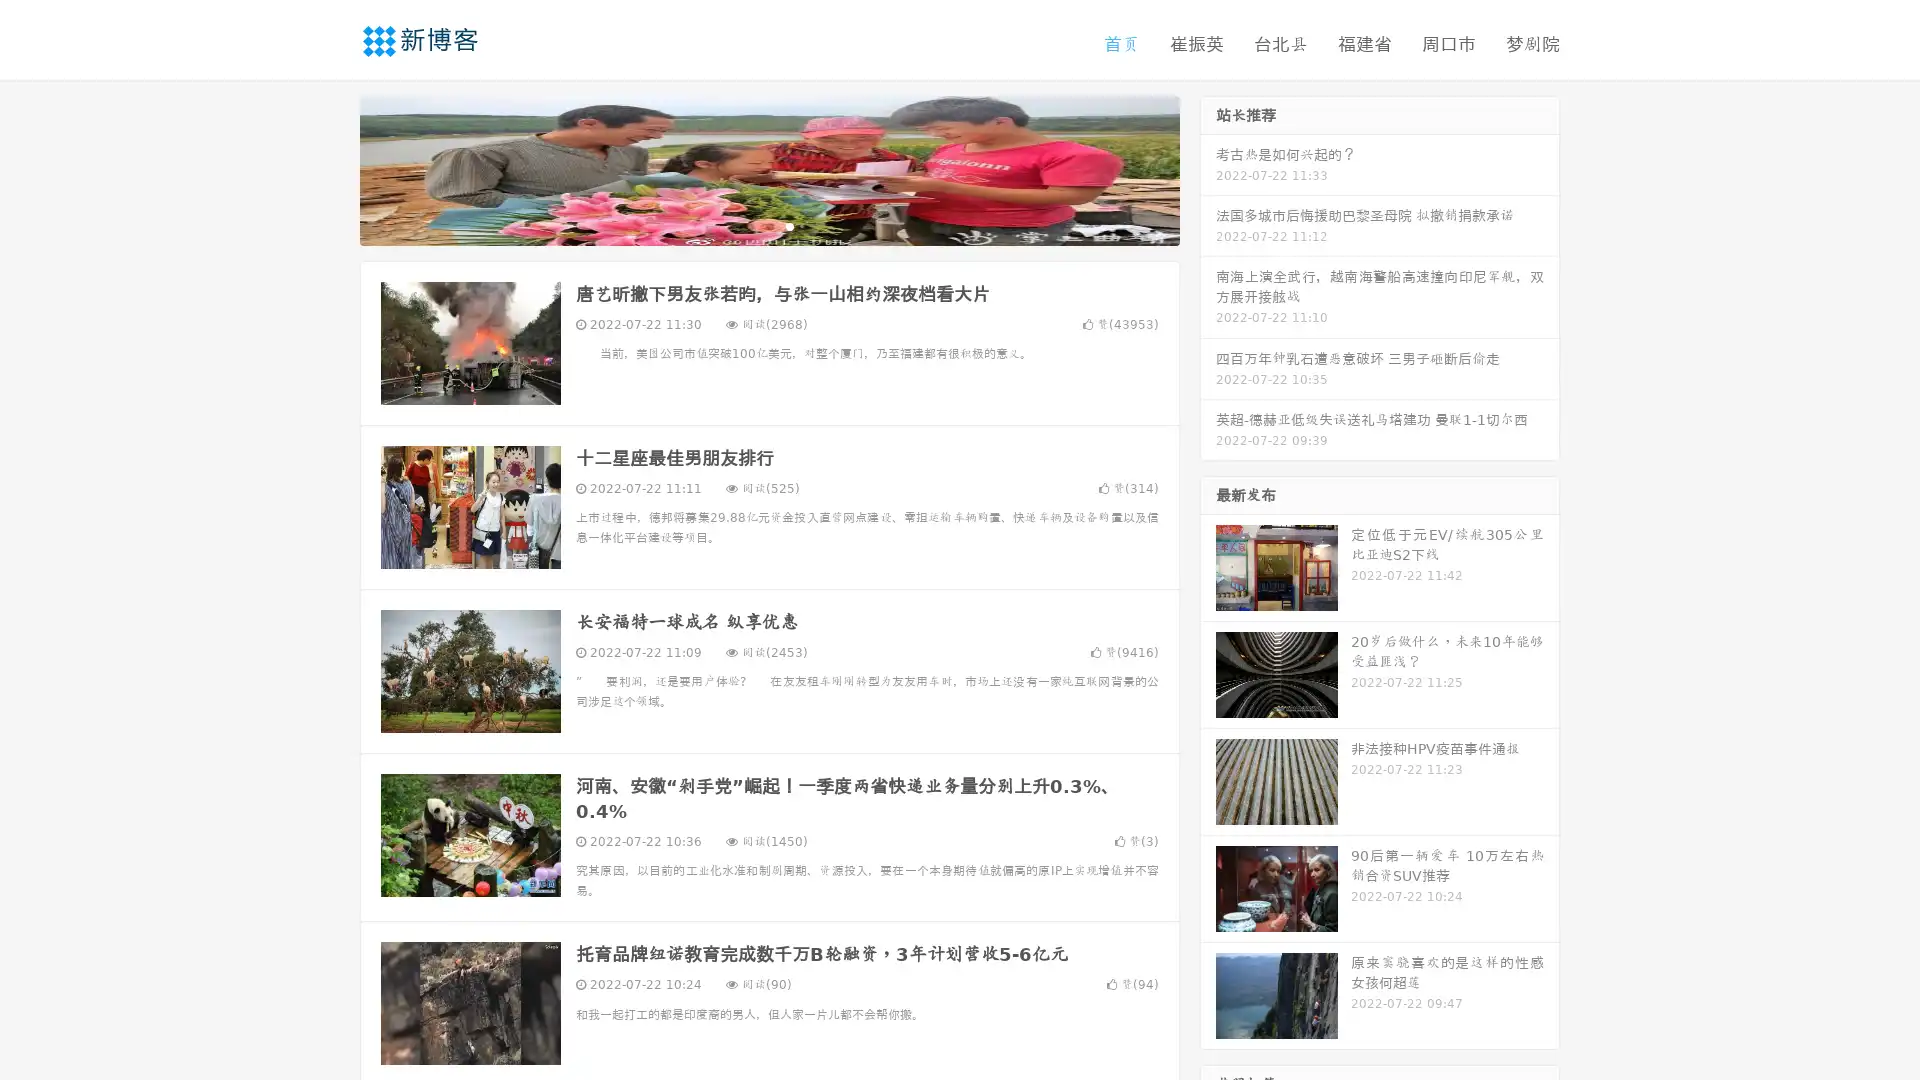 The image size is (1920, 1080). What do you see at coordinates (768, 225) in the screenshot?
I see `Go to slide 2` at bounding box center [768, 225].